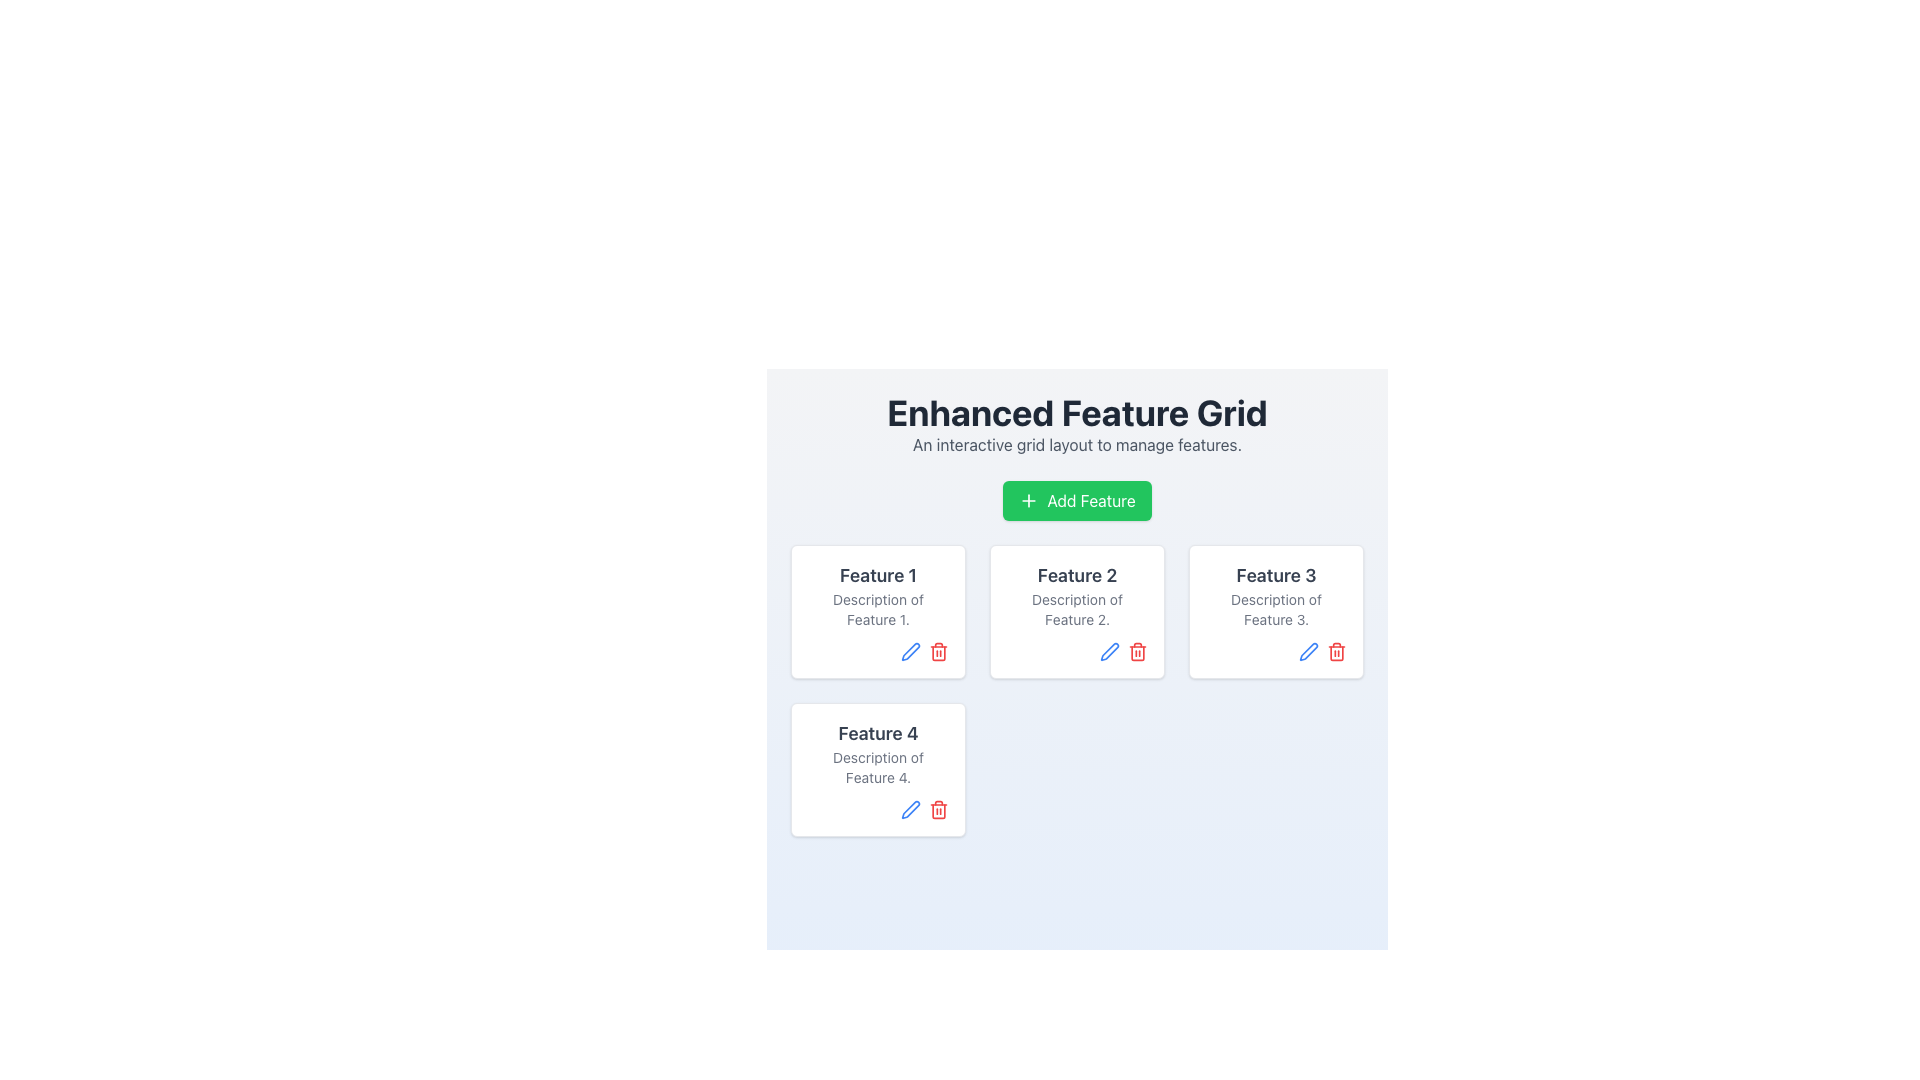 This screenshot has width=1920, height=1080. Describe the element at coordinates (1275, 595) in the screenshot. I see `the descriptive text block titled 'Feature 3' which contains the text 'Description of Feature 3.'` at that location.